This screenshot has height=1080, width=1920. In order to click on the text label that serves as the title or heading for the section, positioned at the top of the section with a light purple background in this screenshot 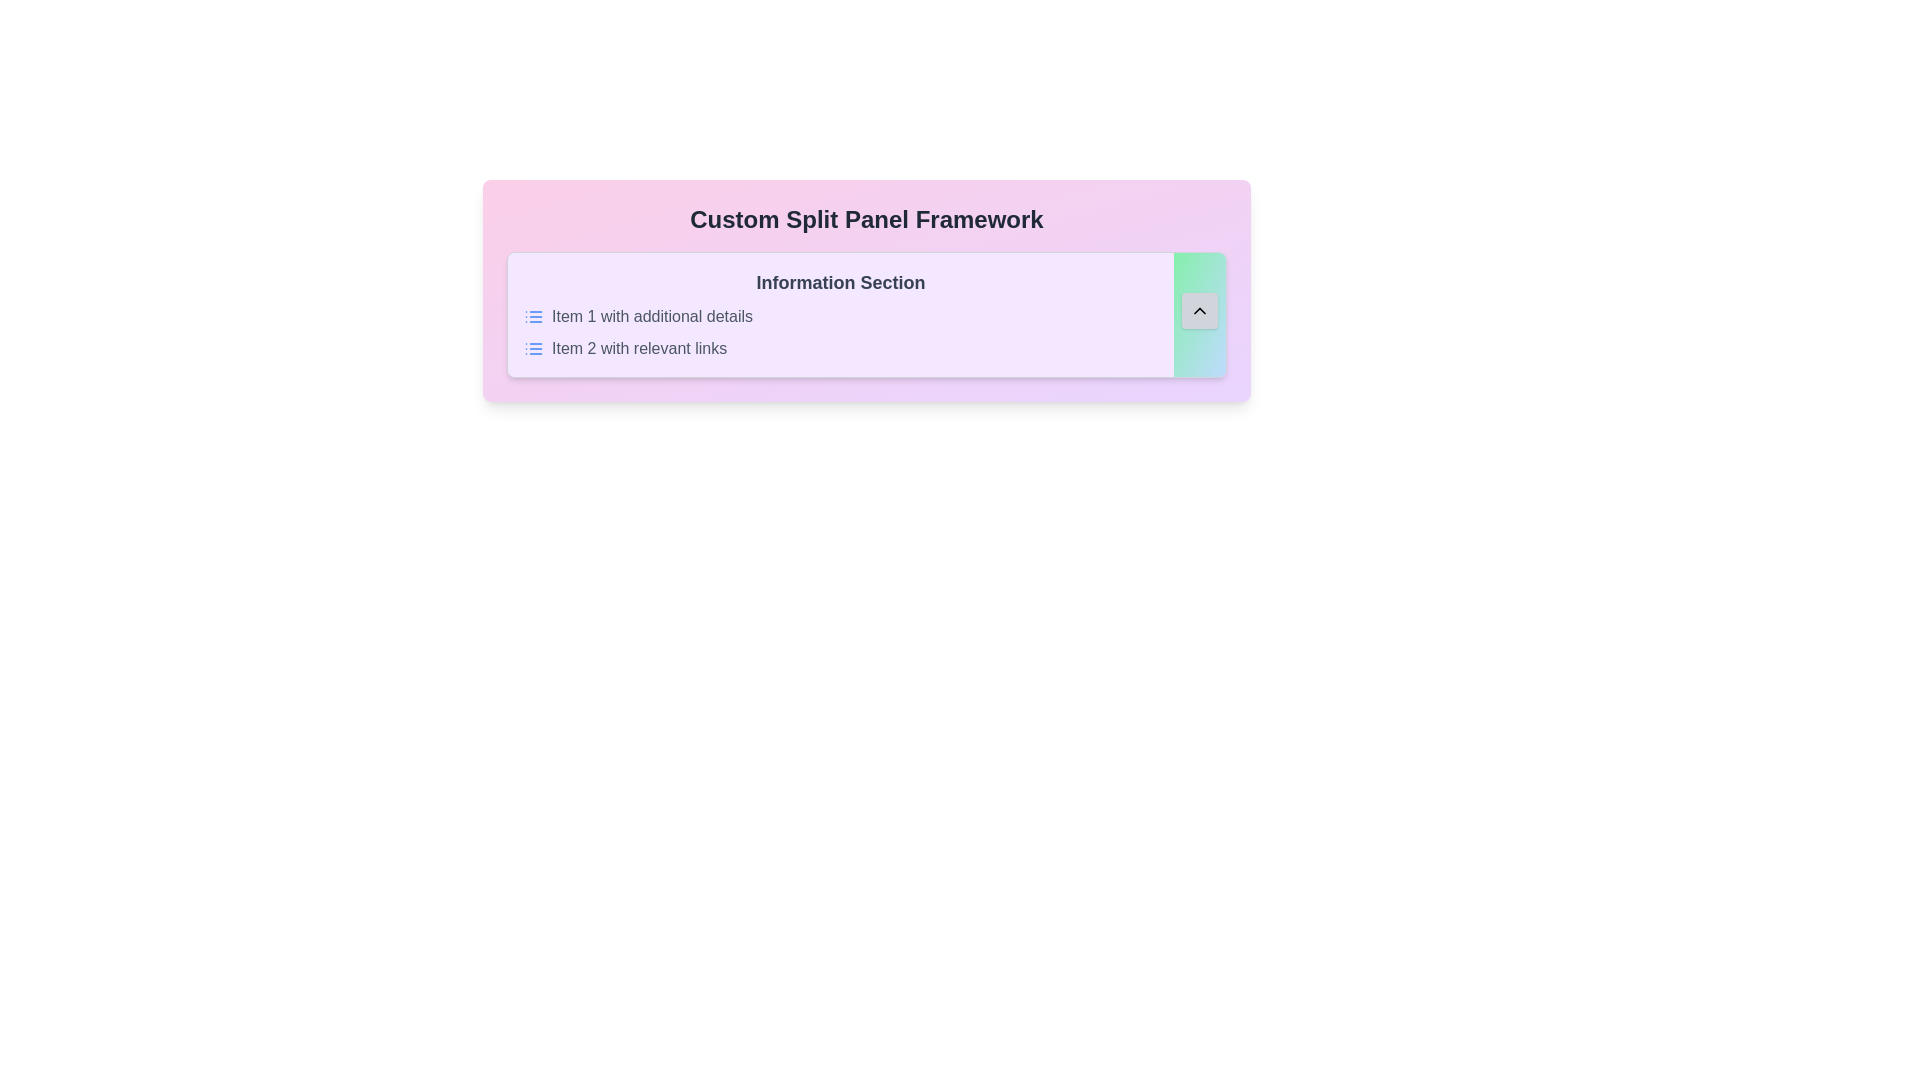, I will do `click(840, 282)`.